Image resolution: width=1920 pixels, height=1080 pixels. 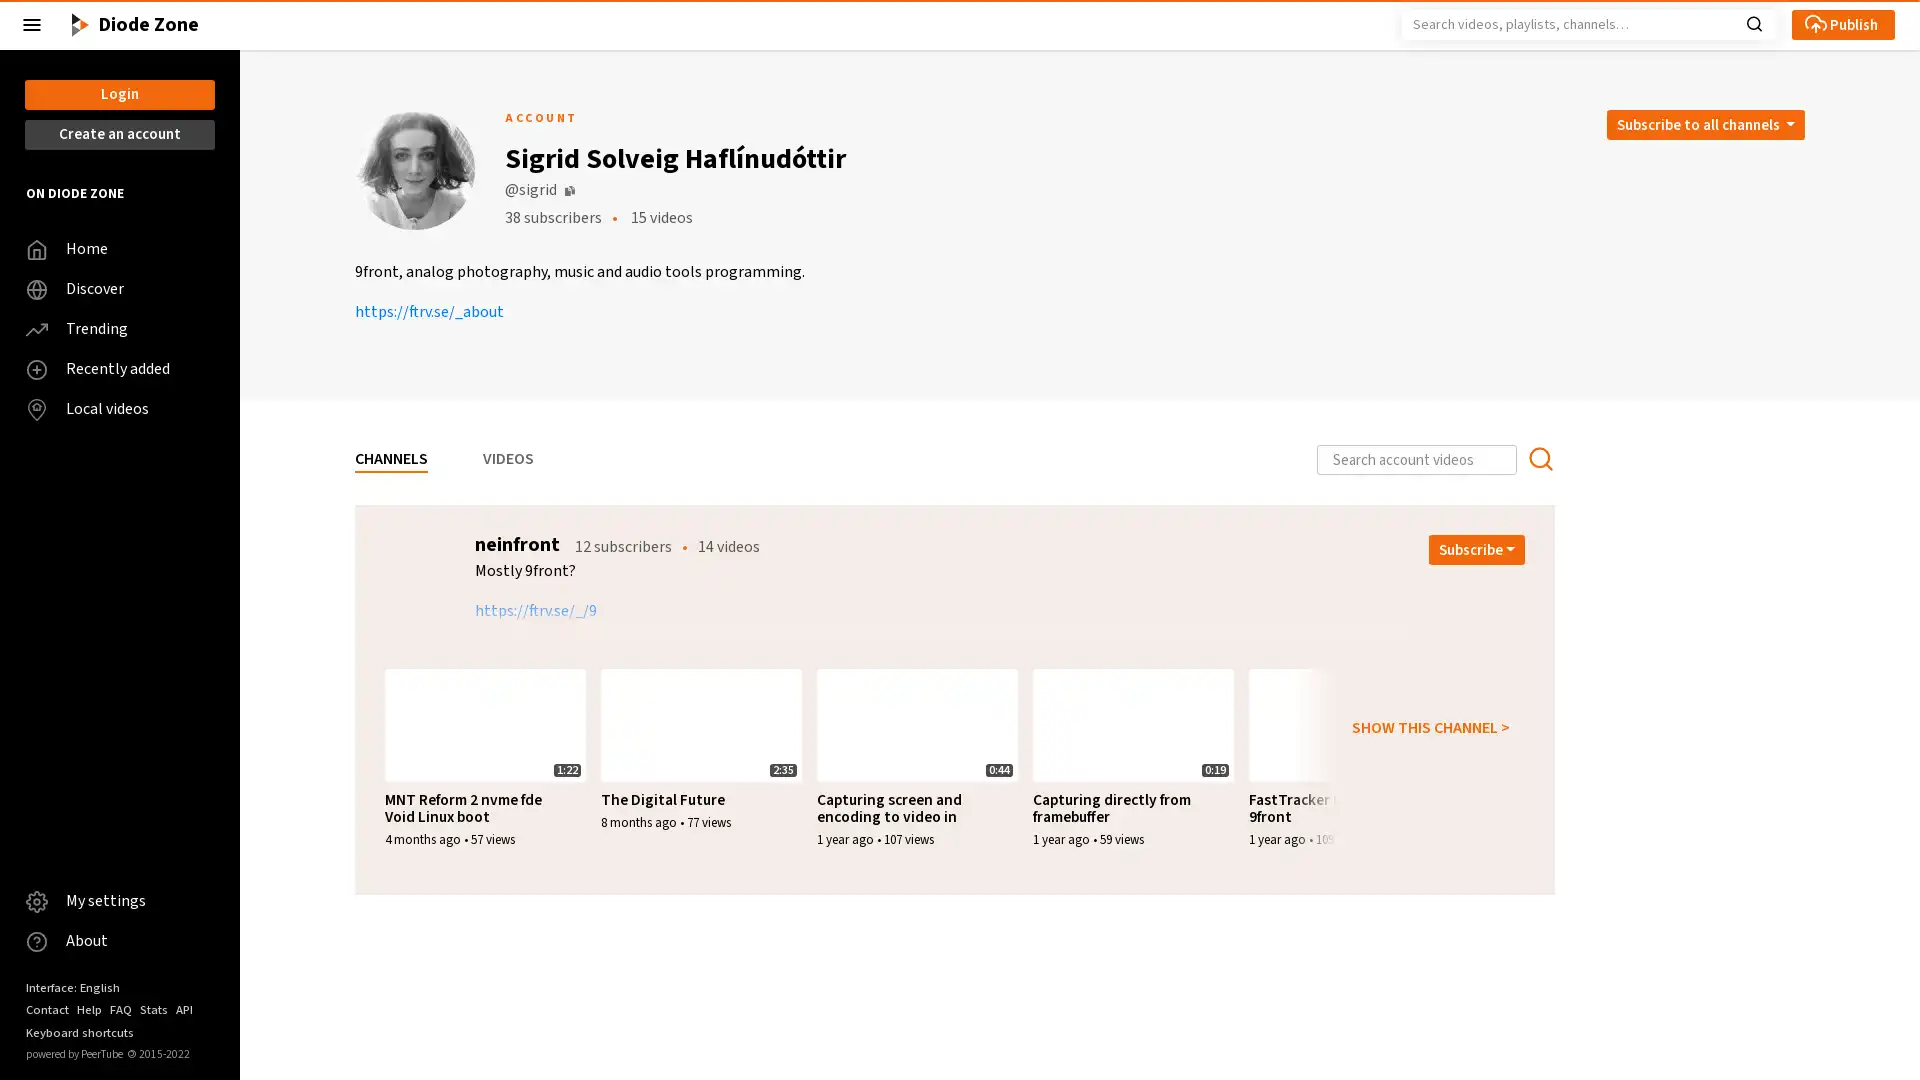 What do you see at coordinates (72, 986) in the screenshot?
I see `Interface: English` at bounding box center [72, 986].